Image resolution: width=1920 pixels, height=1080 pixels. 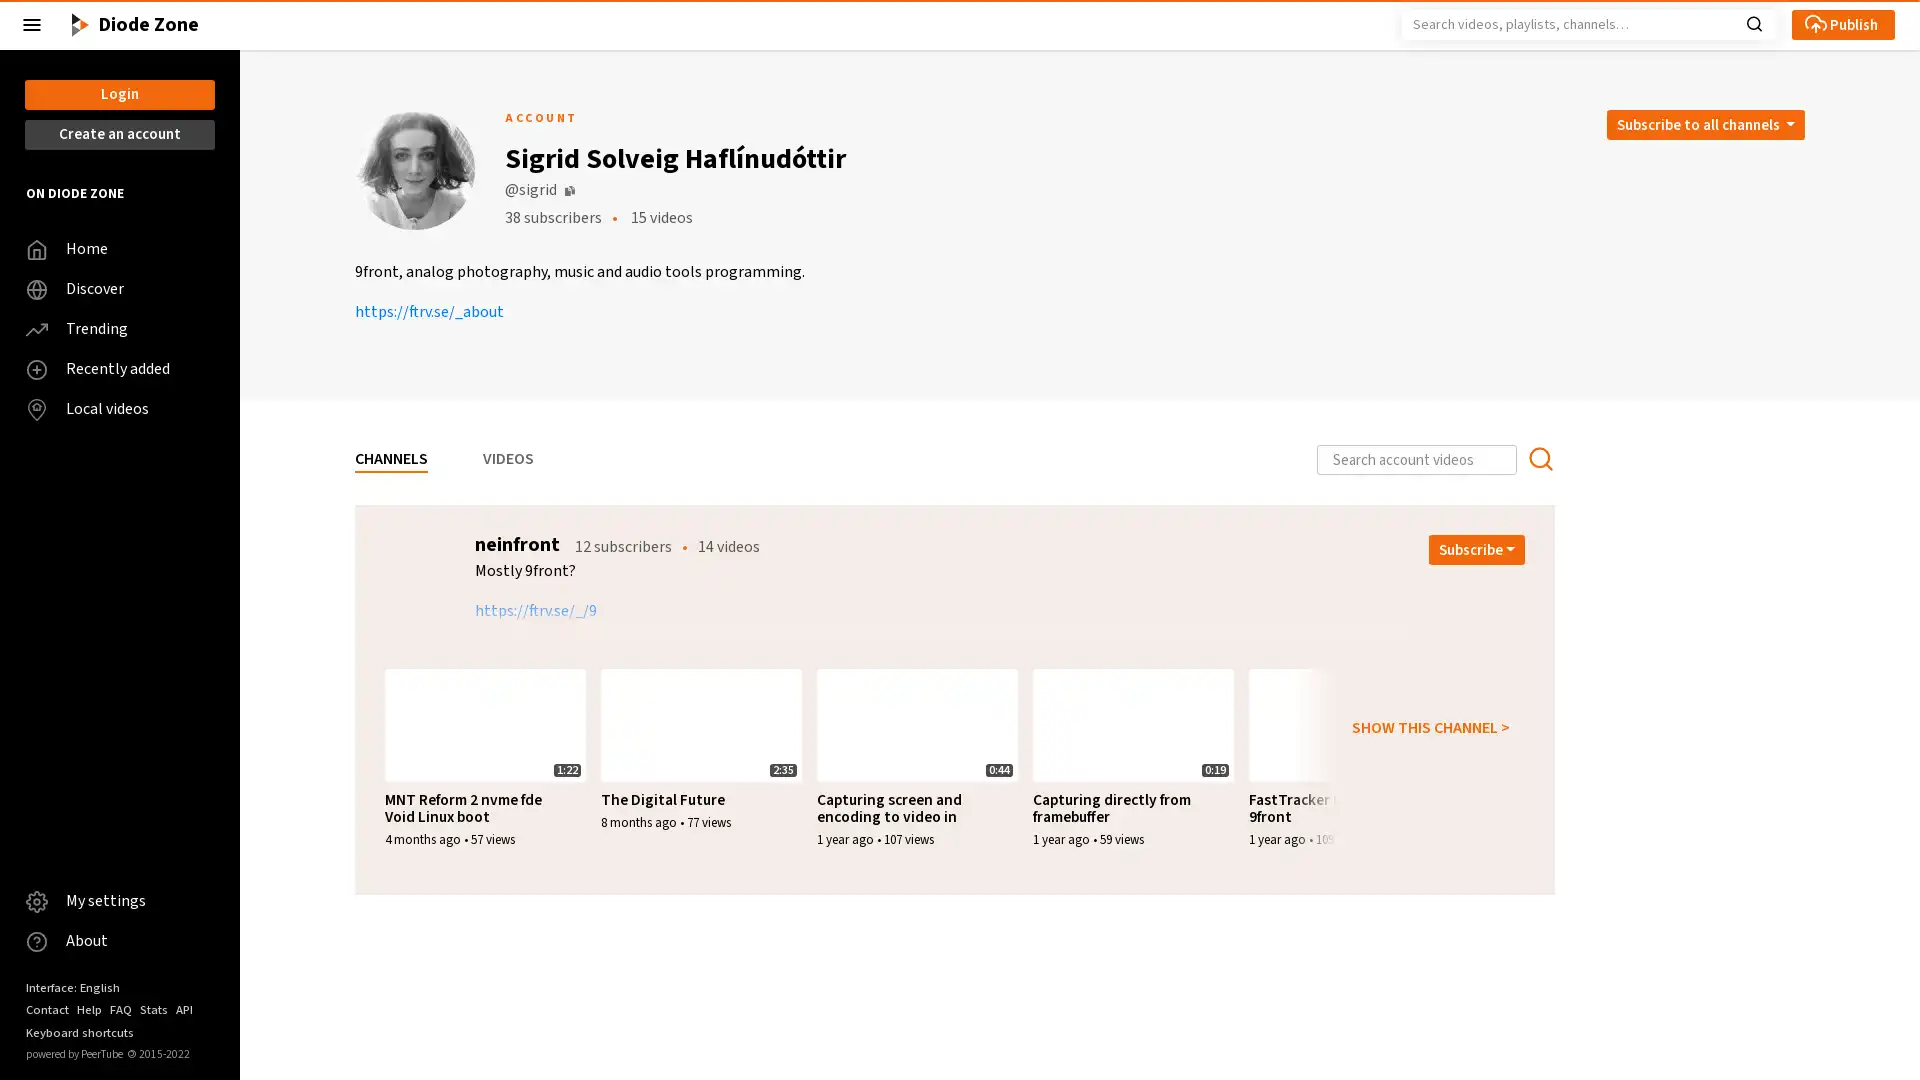 What do you see at coordinates (72, 986) in the screenshot?
I see `Interface: English` at bounding box center [72, 986].